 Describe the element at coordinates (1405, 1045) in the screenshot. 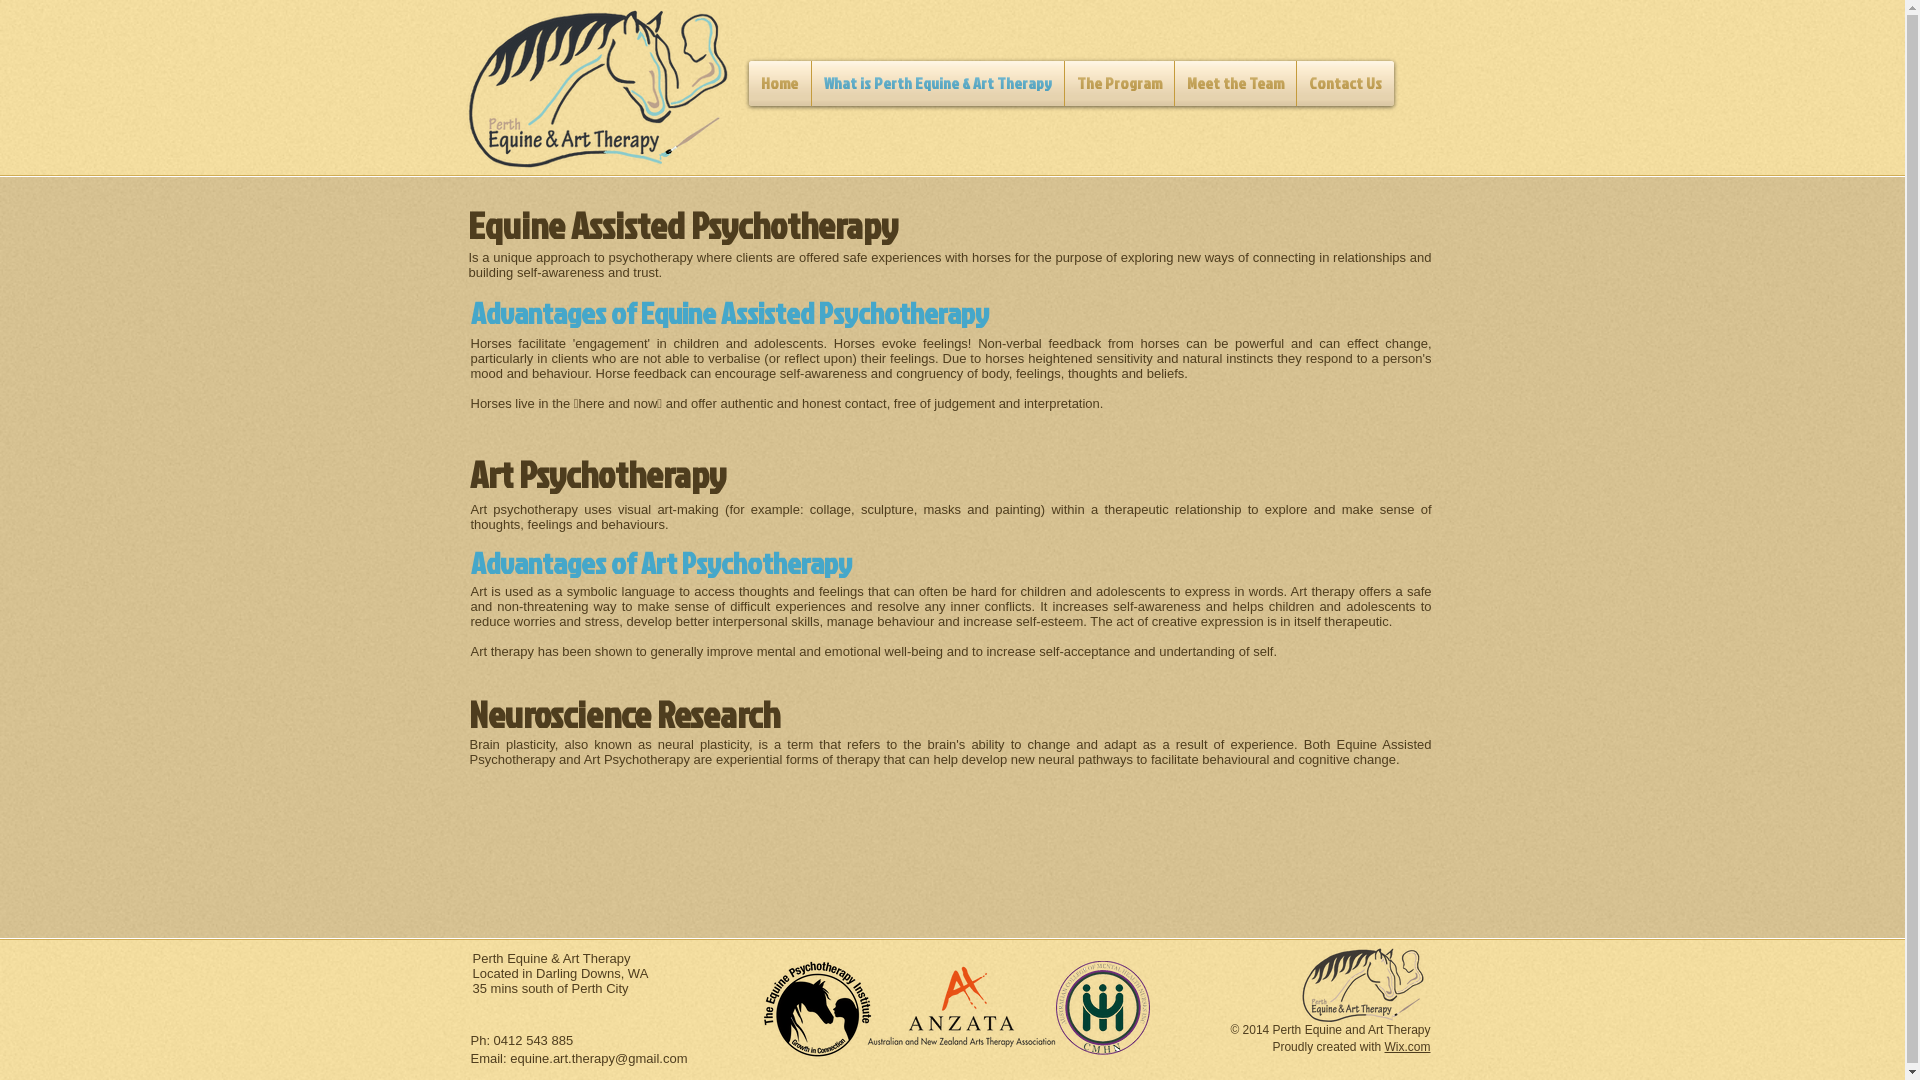

I see `'Wix.com'` at that location.